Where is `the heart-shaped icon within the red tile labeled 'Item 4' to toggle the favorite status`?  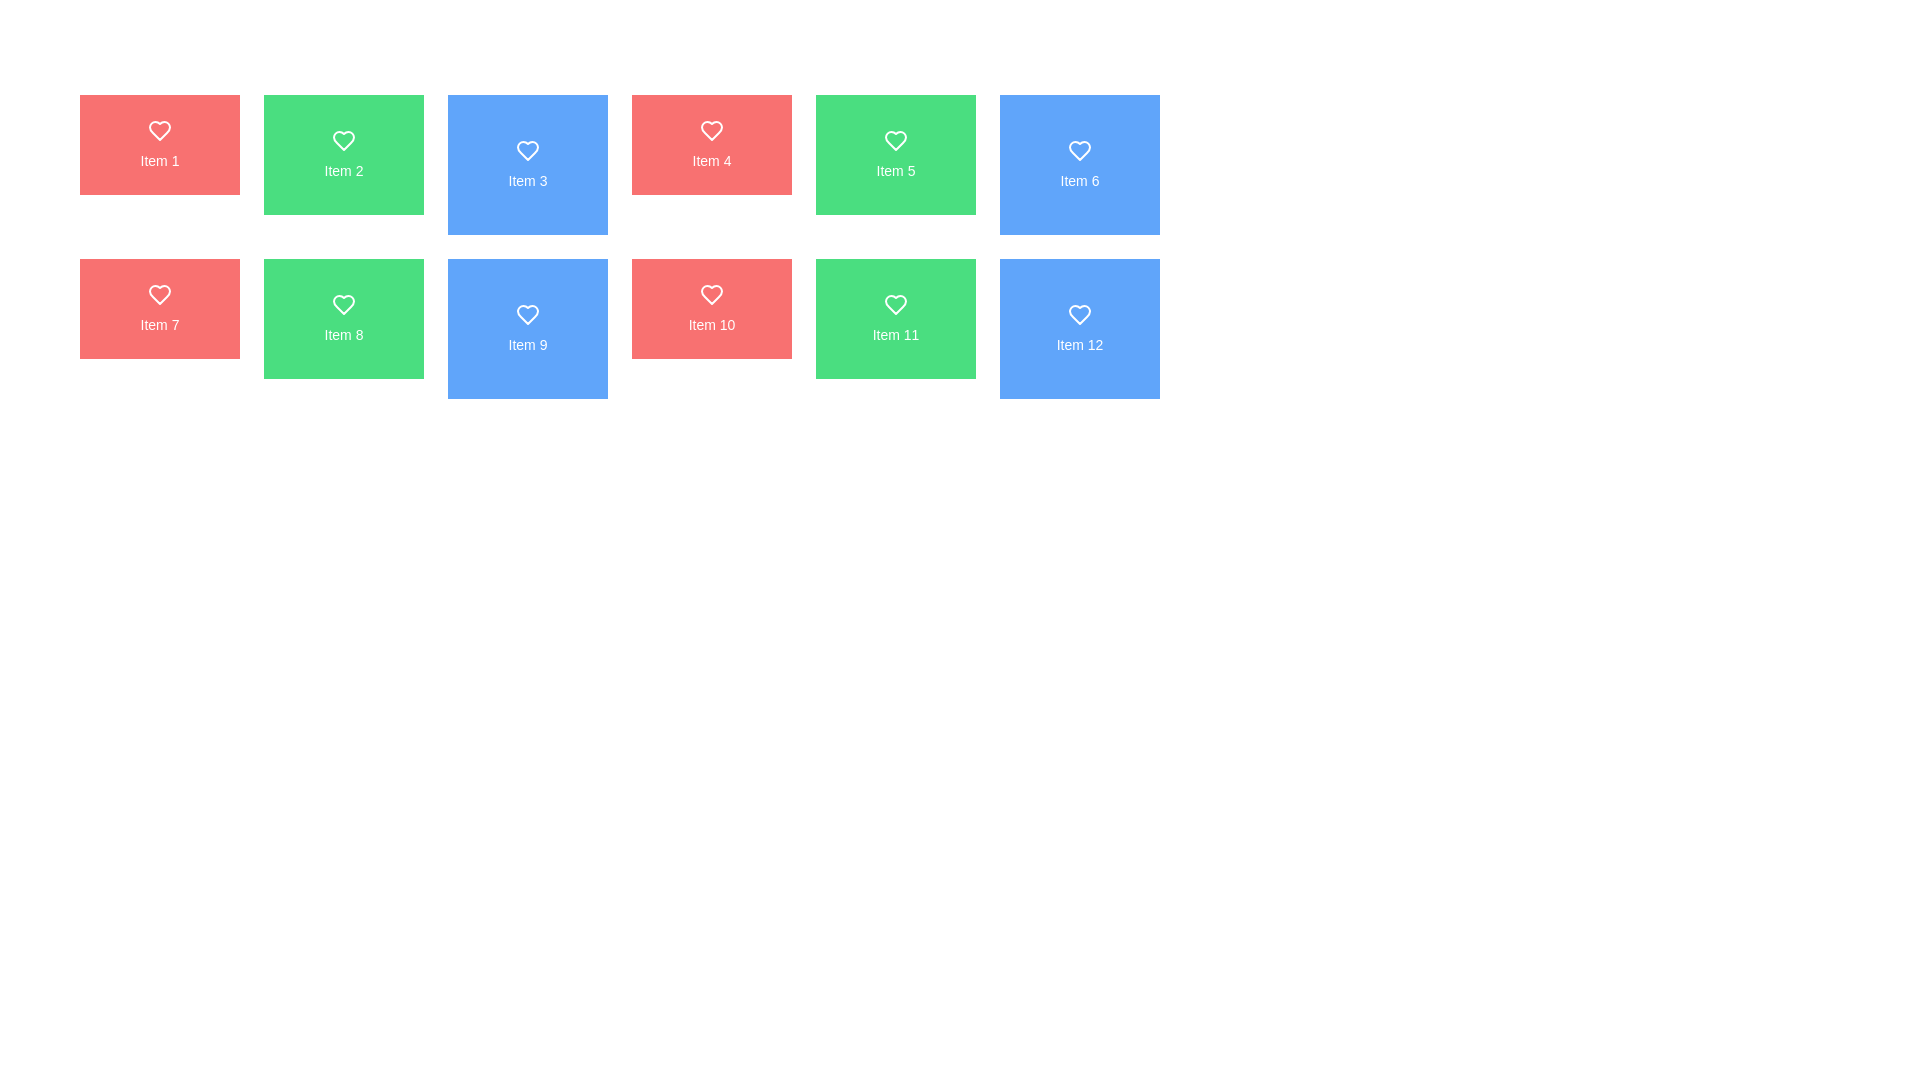
the heart-shaped icon within the red tile labeled 'Item 4' to toggle the favorite status is located at coordinates (711, 131).